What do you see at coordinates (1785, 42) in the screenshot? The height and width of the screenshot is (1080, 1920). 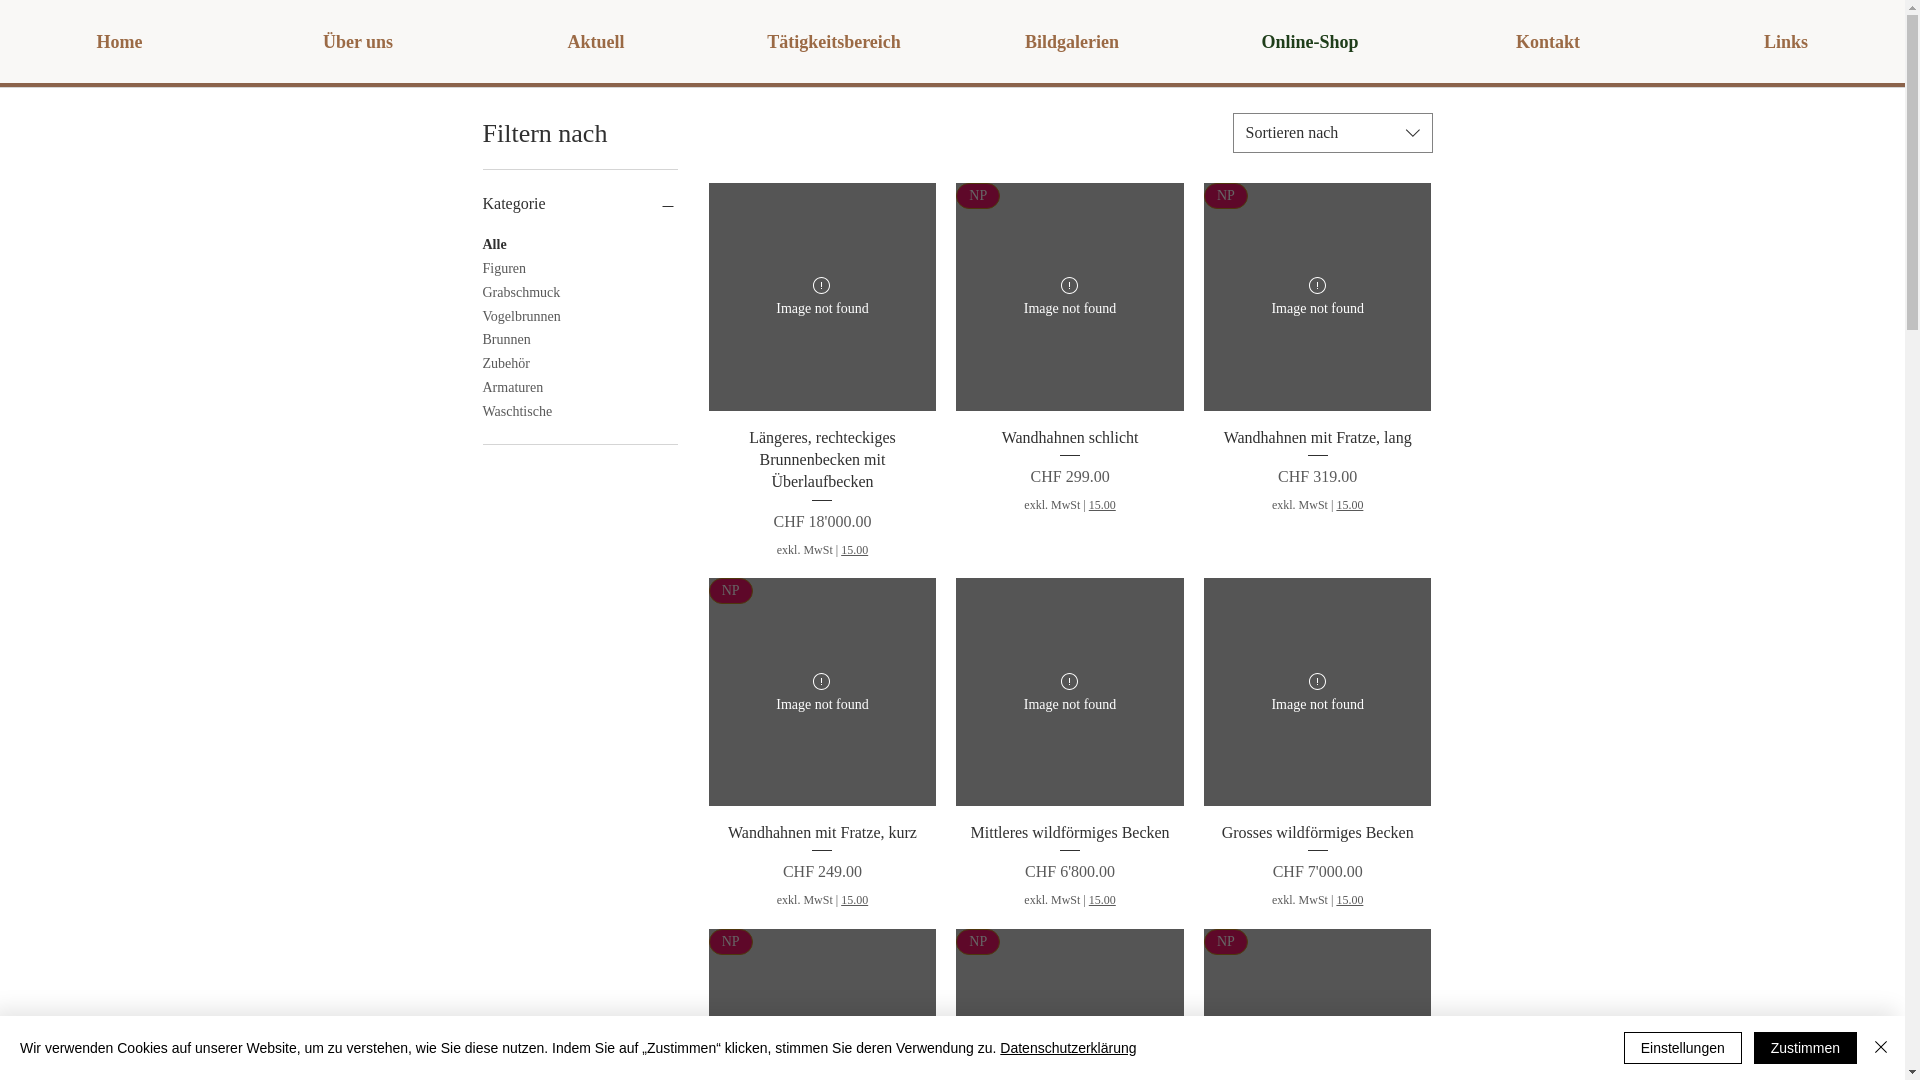 I see `'Links'` at bounding box center [1785, 42].